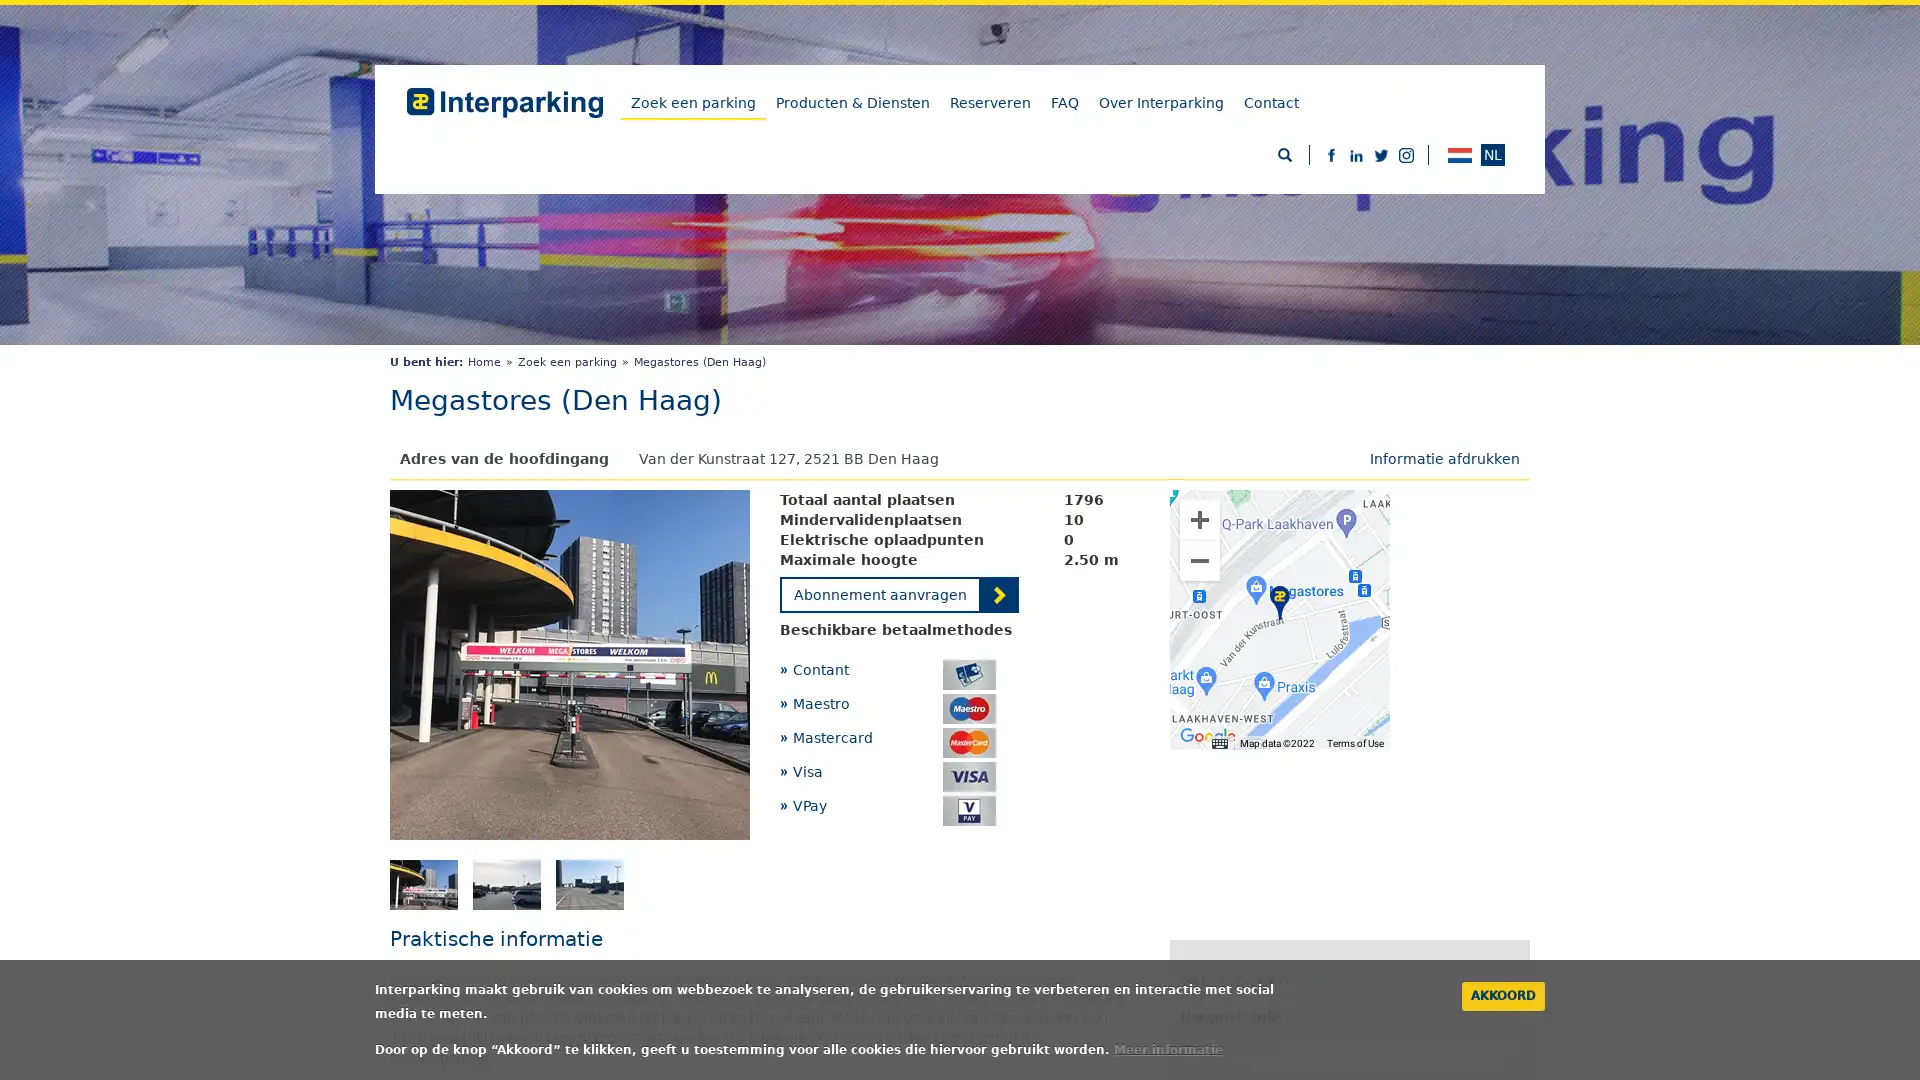 The width and height of the screenshot is (1920, 1080). What do you see at coordinates (1200, 560) in the screenshot?
I see `Zoom out` at bounding box center [1200, 560].